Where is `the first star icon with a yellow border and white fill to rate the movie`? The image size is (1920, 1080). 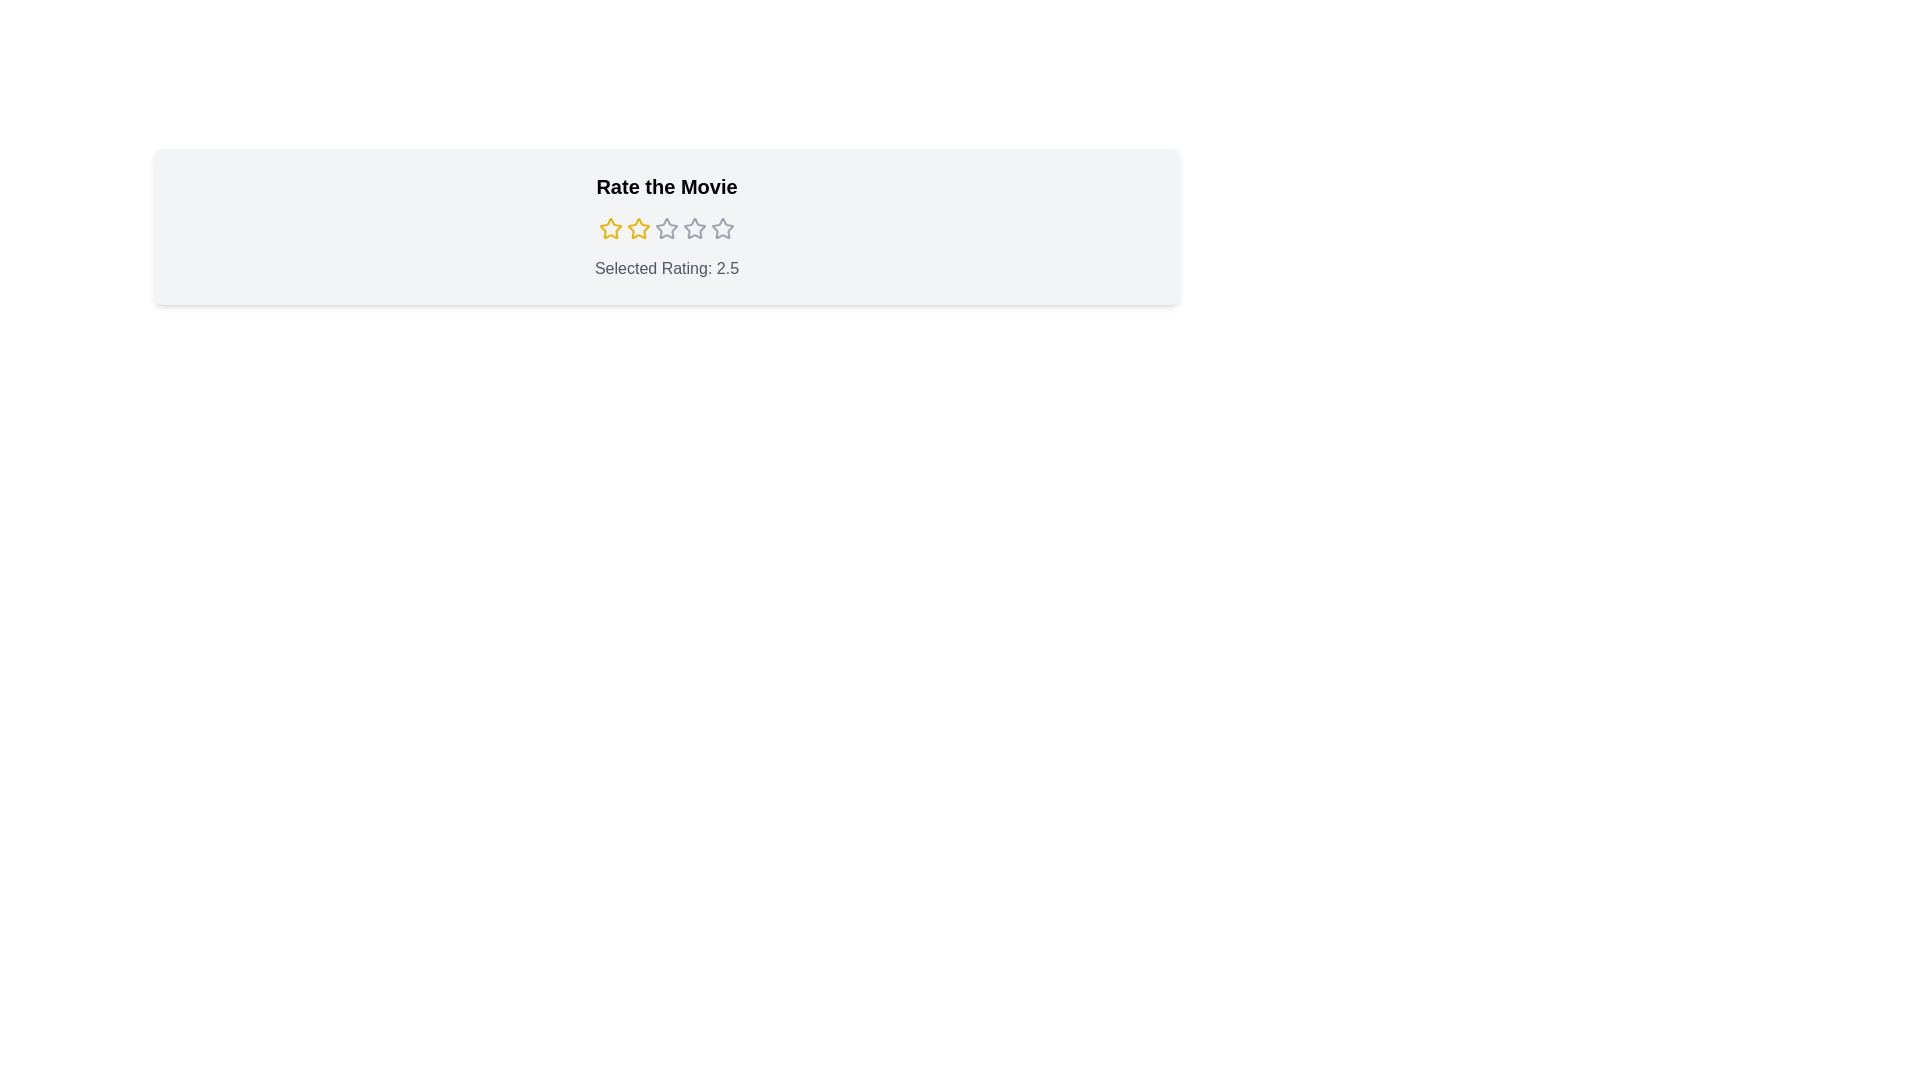 the first star icon with a yellow border and white fill to rate the movie is located at coordinates (609, 227).